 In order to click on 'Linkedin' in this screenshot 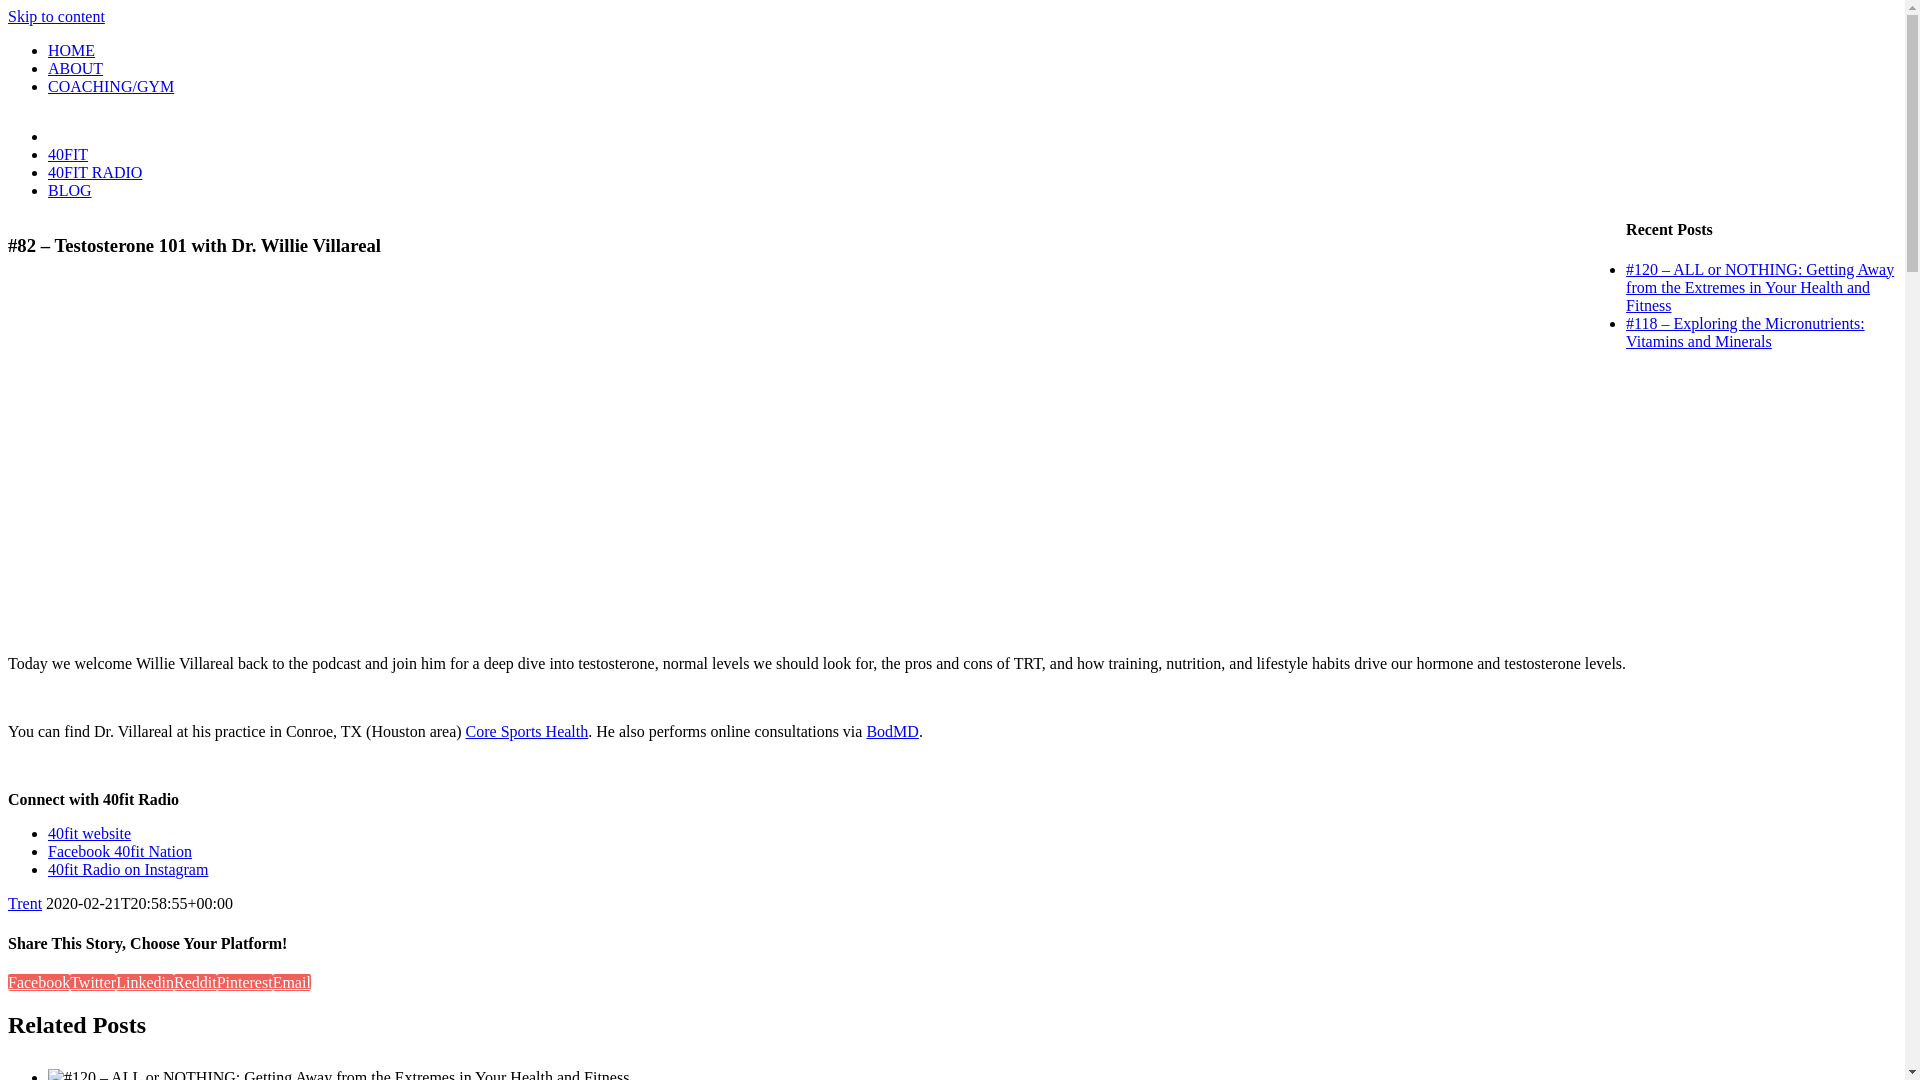, I will do `click(143, 981)`.